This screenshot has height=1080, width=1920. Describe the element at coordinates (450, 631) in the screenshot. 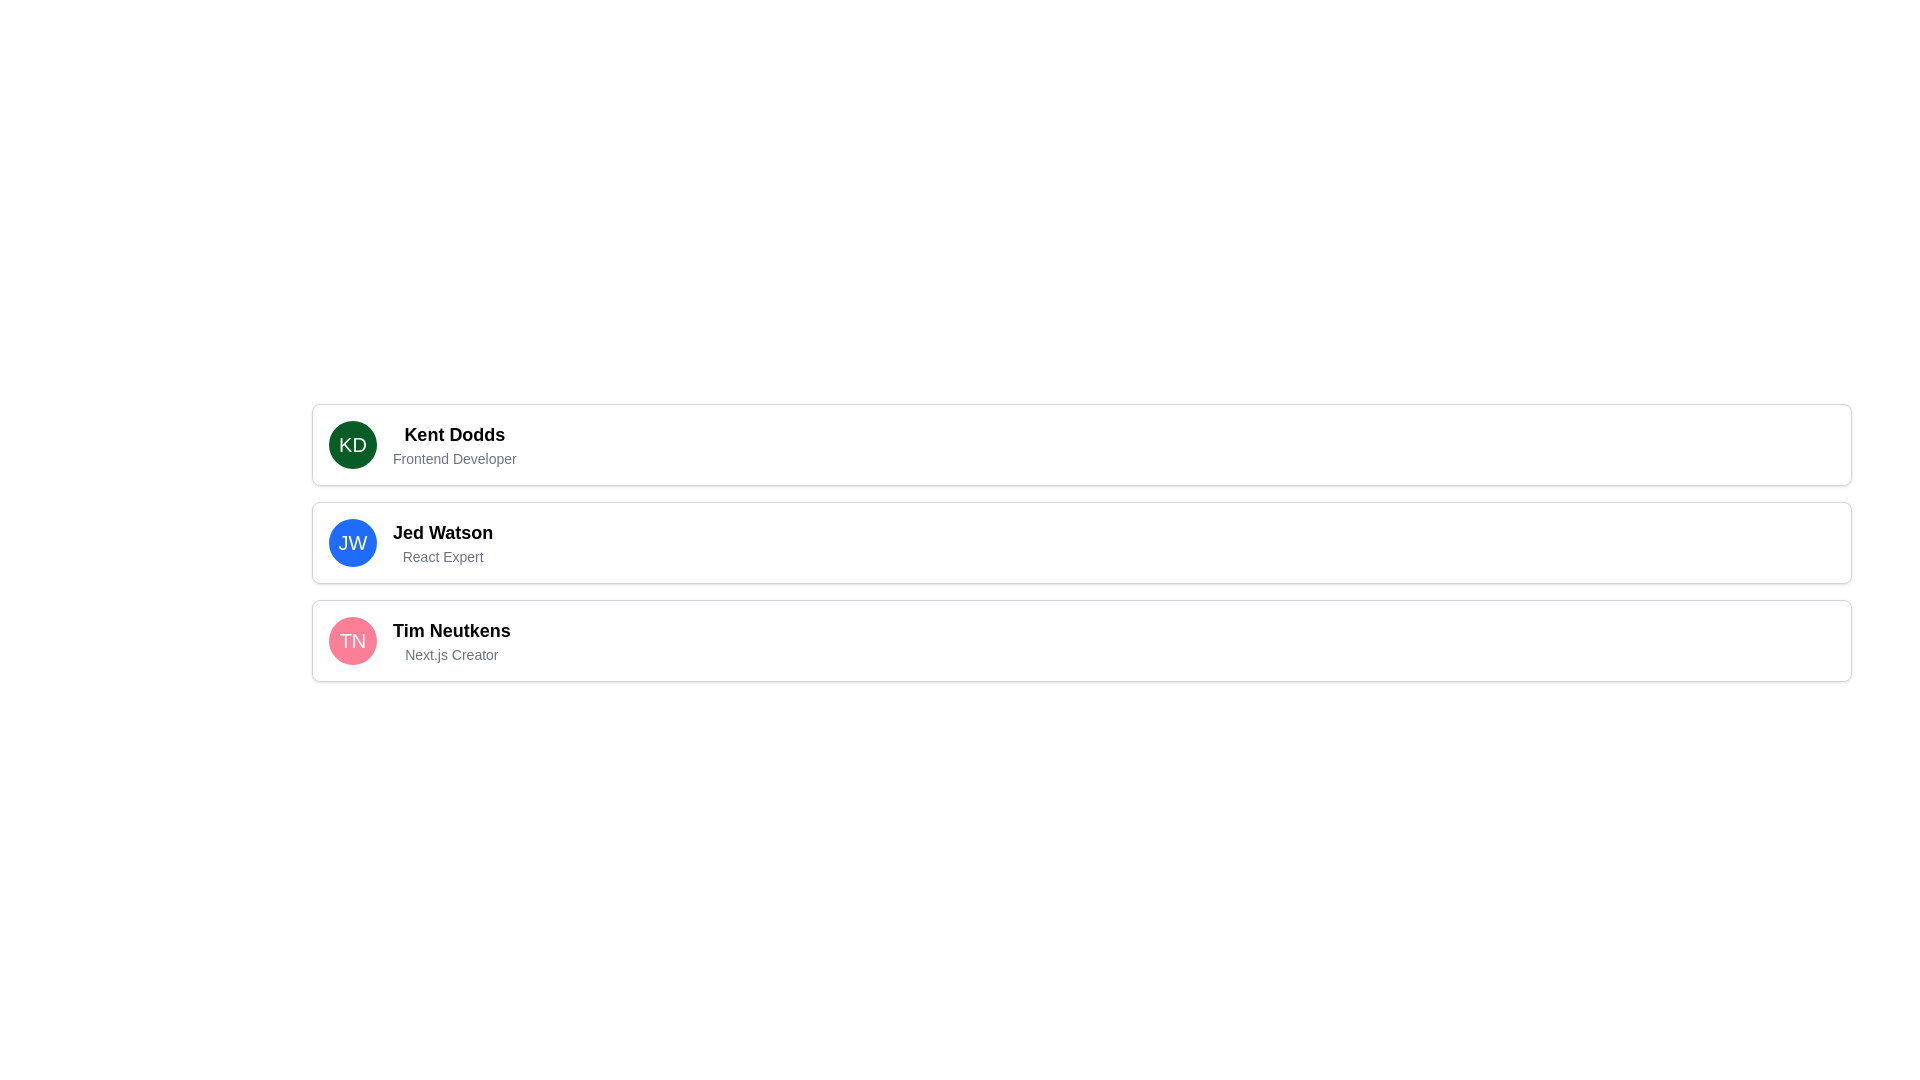

I see `the text display showing 'Tim Neutkens' in bold within the third profile card` at that location.